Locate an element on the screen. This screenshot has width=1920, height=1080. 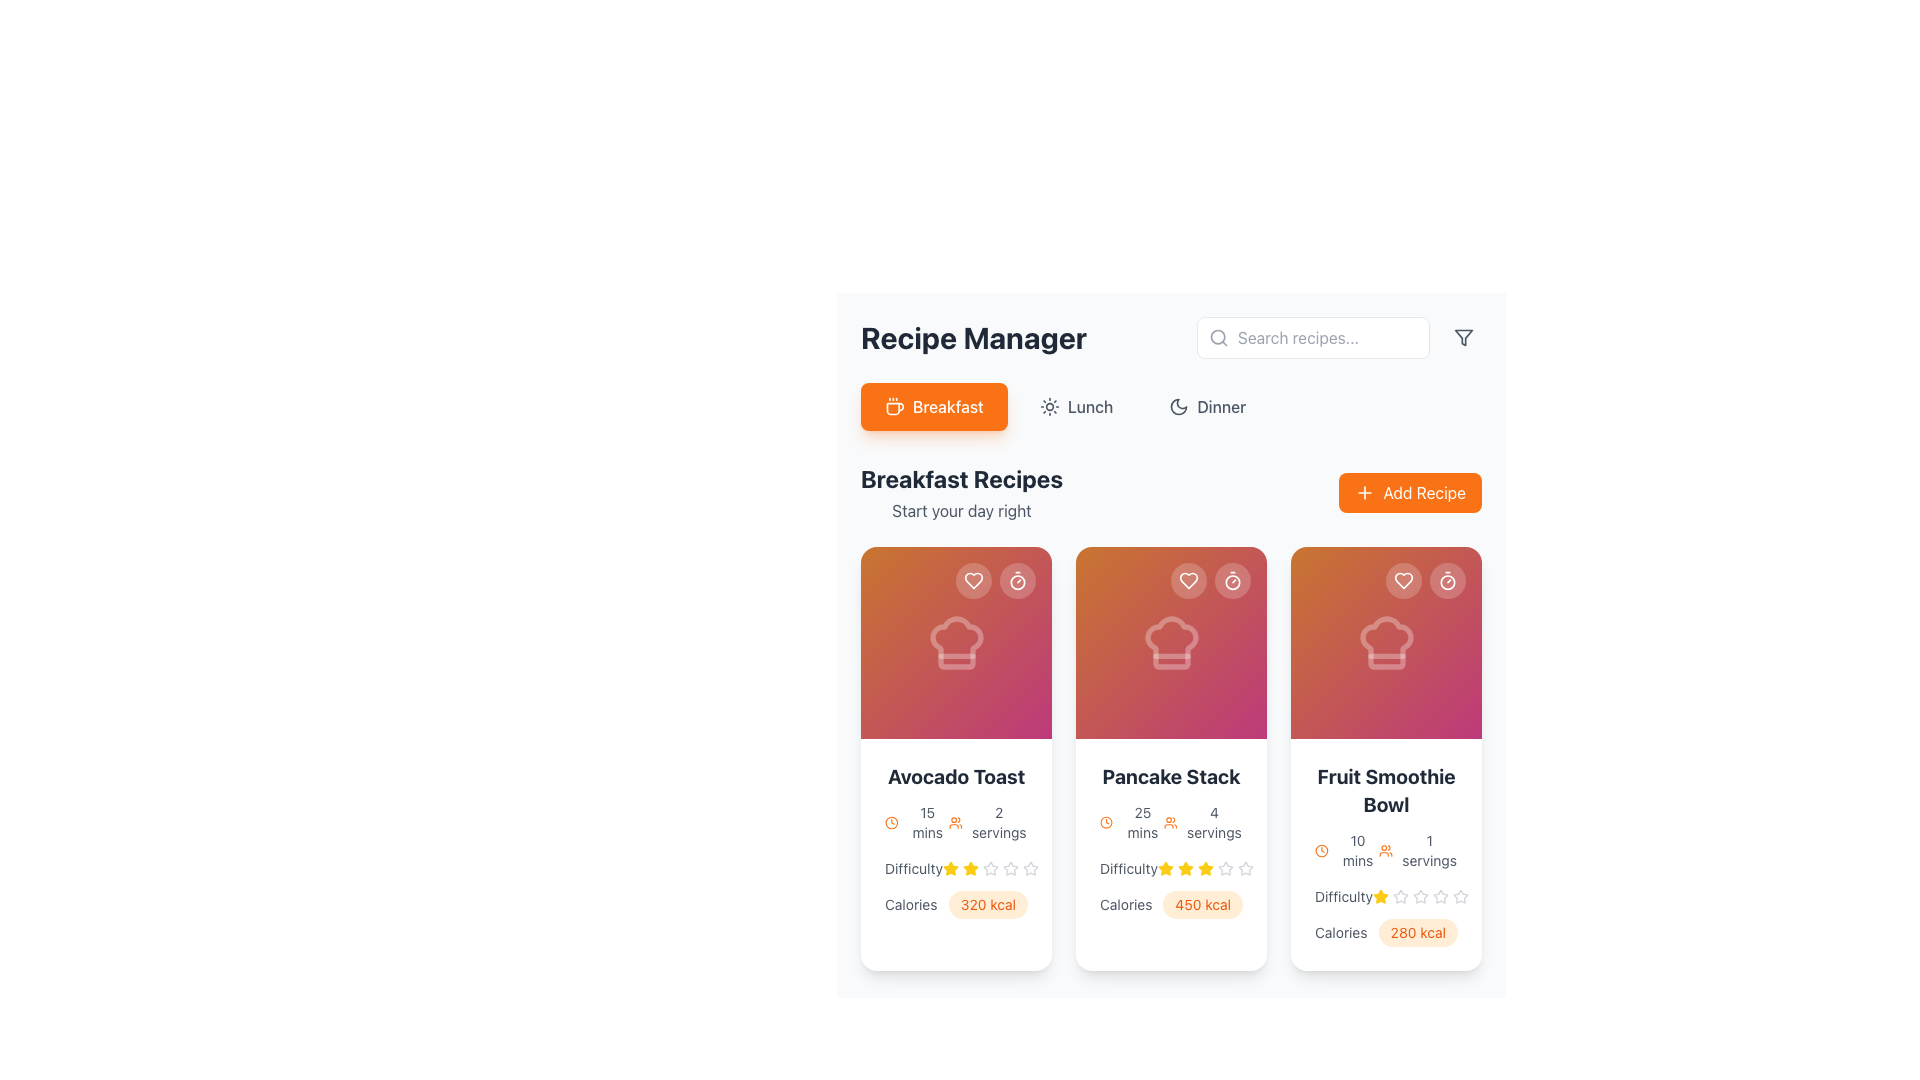
the SVG Circle that is part of the stopwatch icon in the top-right corner of the 'Fruit Smoothie Bowl' recipe card is located at coordinates (1448, 582).